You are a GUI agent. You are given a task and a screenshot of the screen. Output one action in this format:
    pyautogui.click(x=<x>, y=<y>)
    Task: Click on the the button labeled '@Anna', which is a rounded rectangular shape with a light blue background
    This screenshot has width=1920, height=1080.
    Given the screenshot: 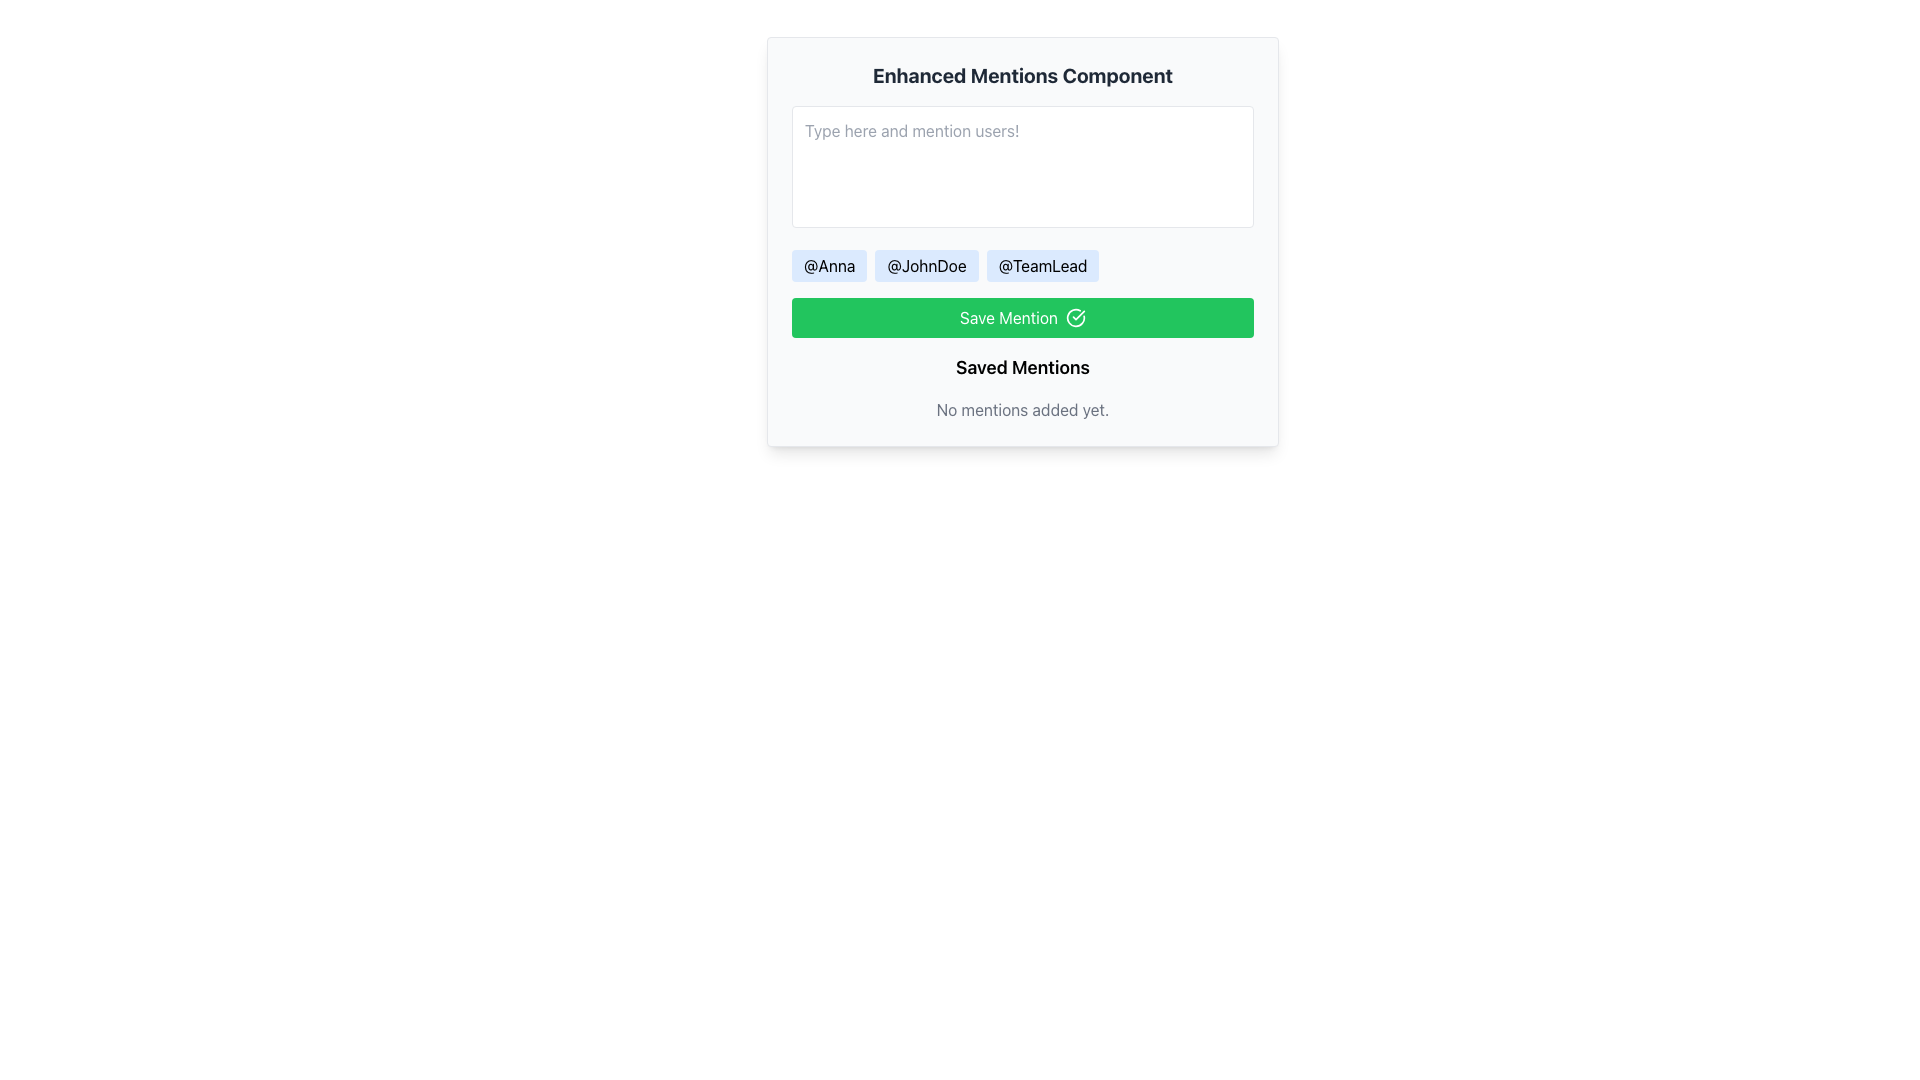 What is the action you would take?
    pyautogui.click(x=829, y=265)
    